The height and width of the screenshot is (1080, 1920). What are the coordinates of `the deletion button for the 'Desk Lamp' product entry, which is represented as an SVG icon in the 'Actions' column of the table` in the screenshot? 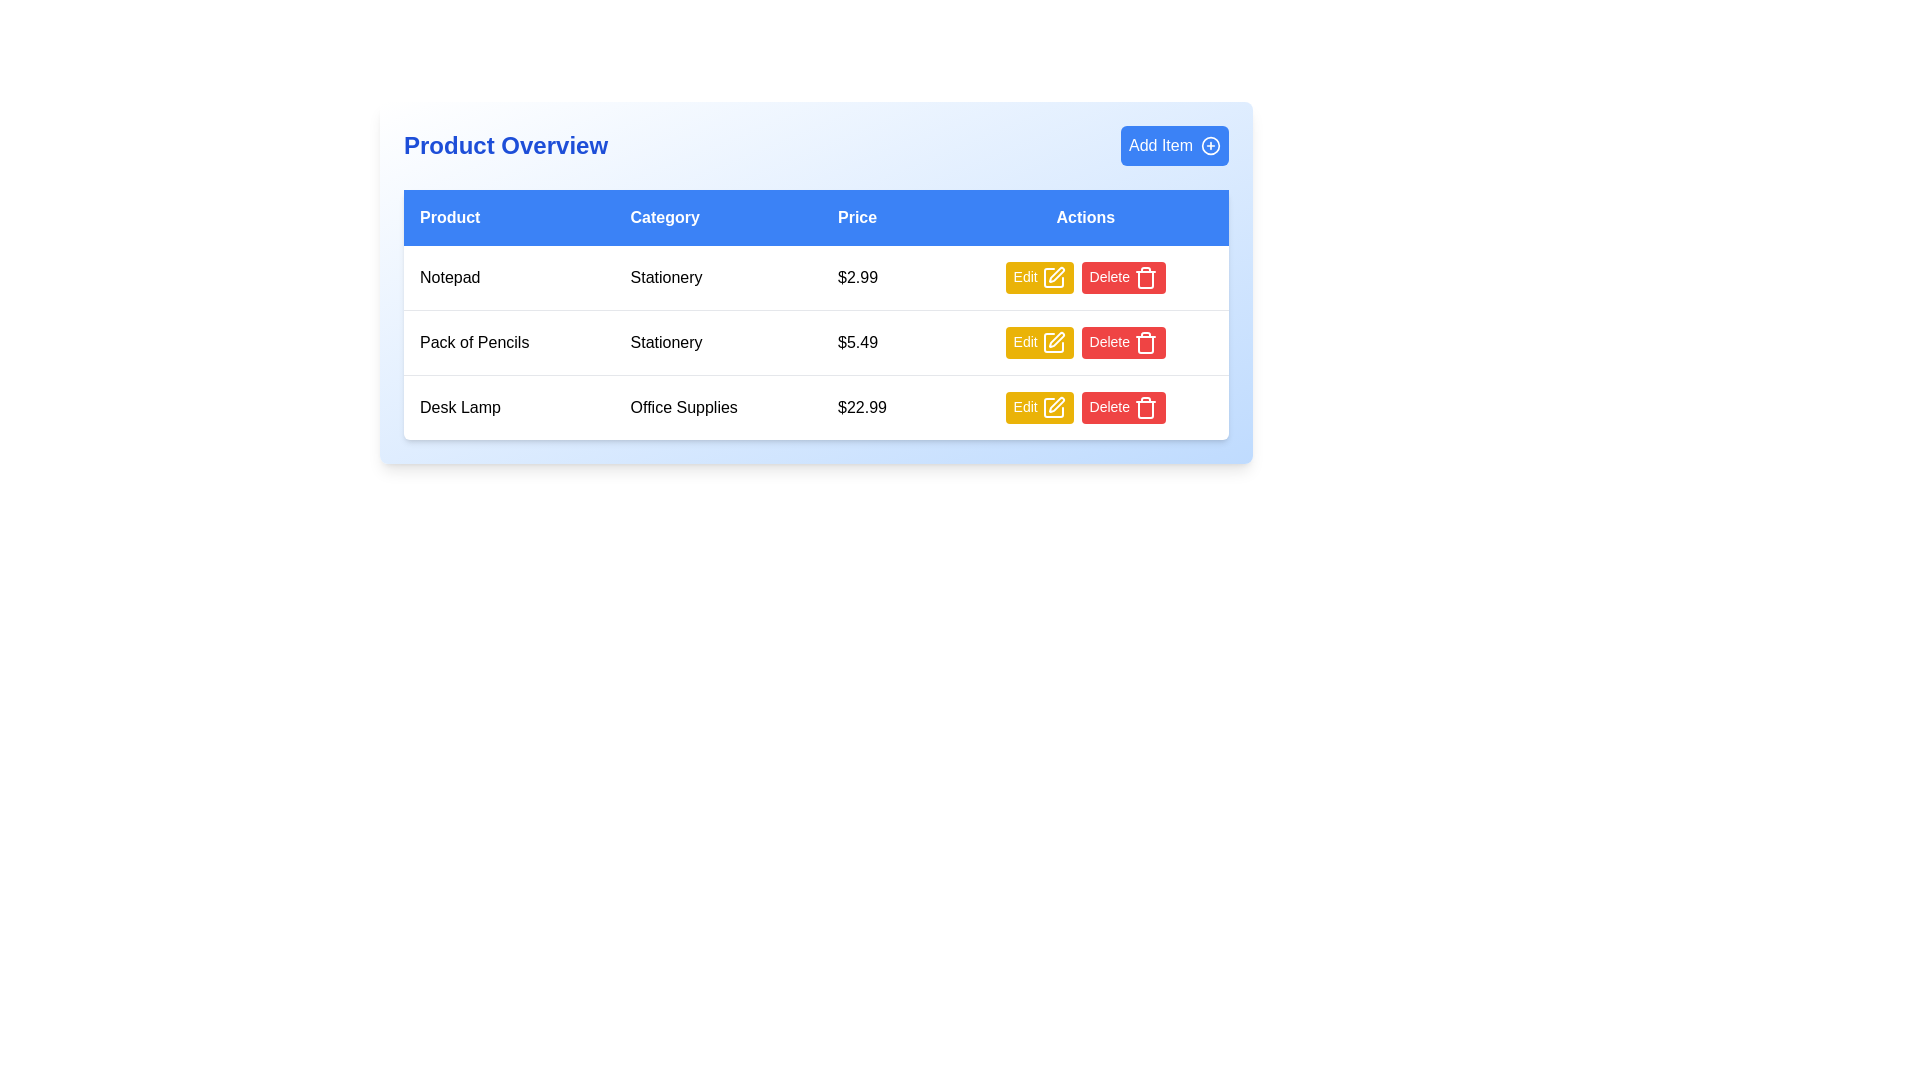 It's located at (1145, 408).